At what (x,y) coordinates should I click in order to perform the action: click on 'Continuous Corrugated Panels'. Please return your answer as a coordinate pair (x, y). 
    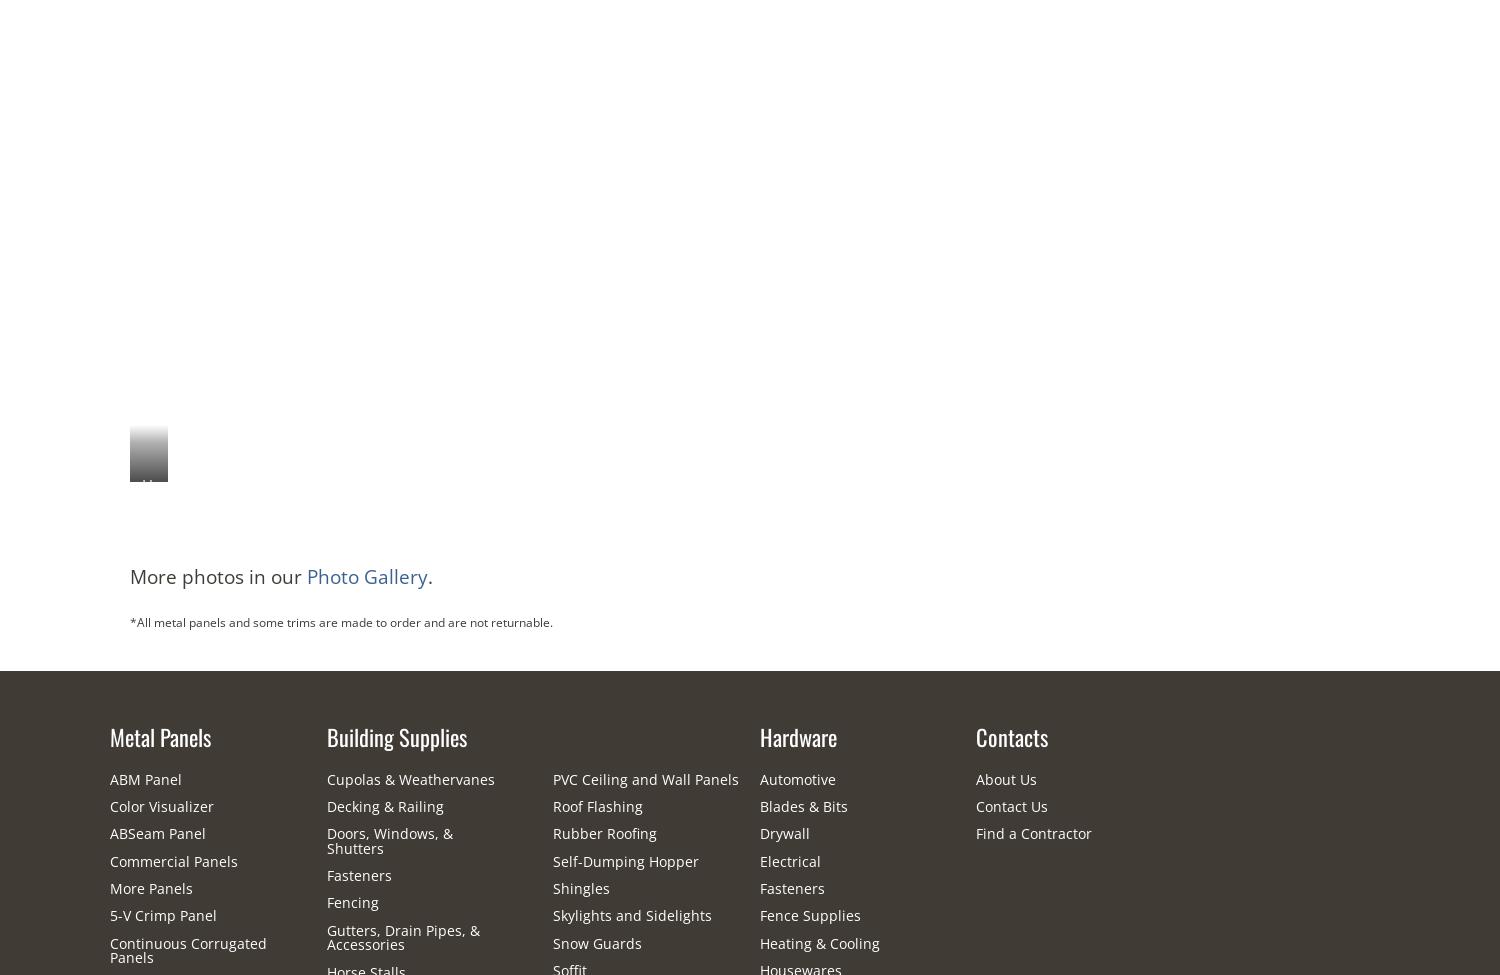
    Looking at the image, I should click on (188, 949).